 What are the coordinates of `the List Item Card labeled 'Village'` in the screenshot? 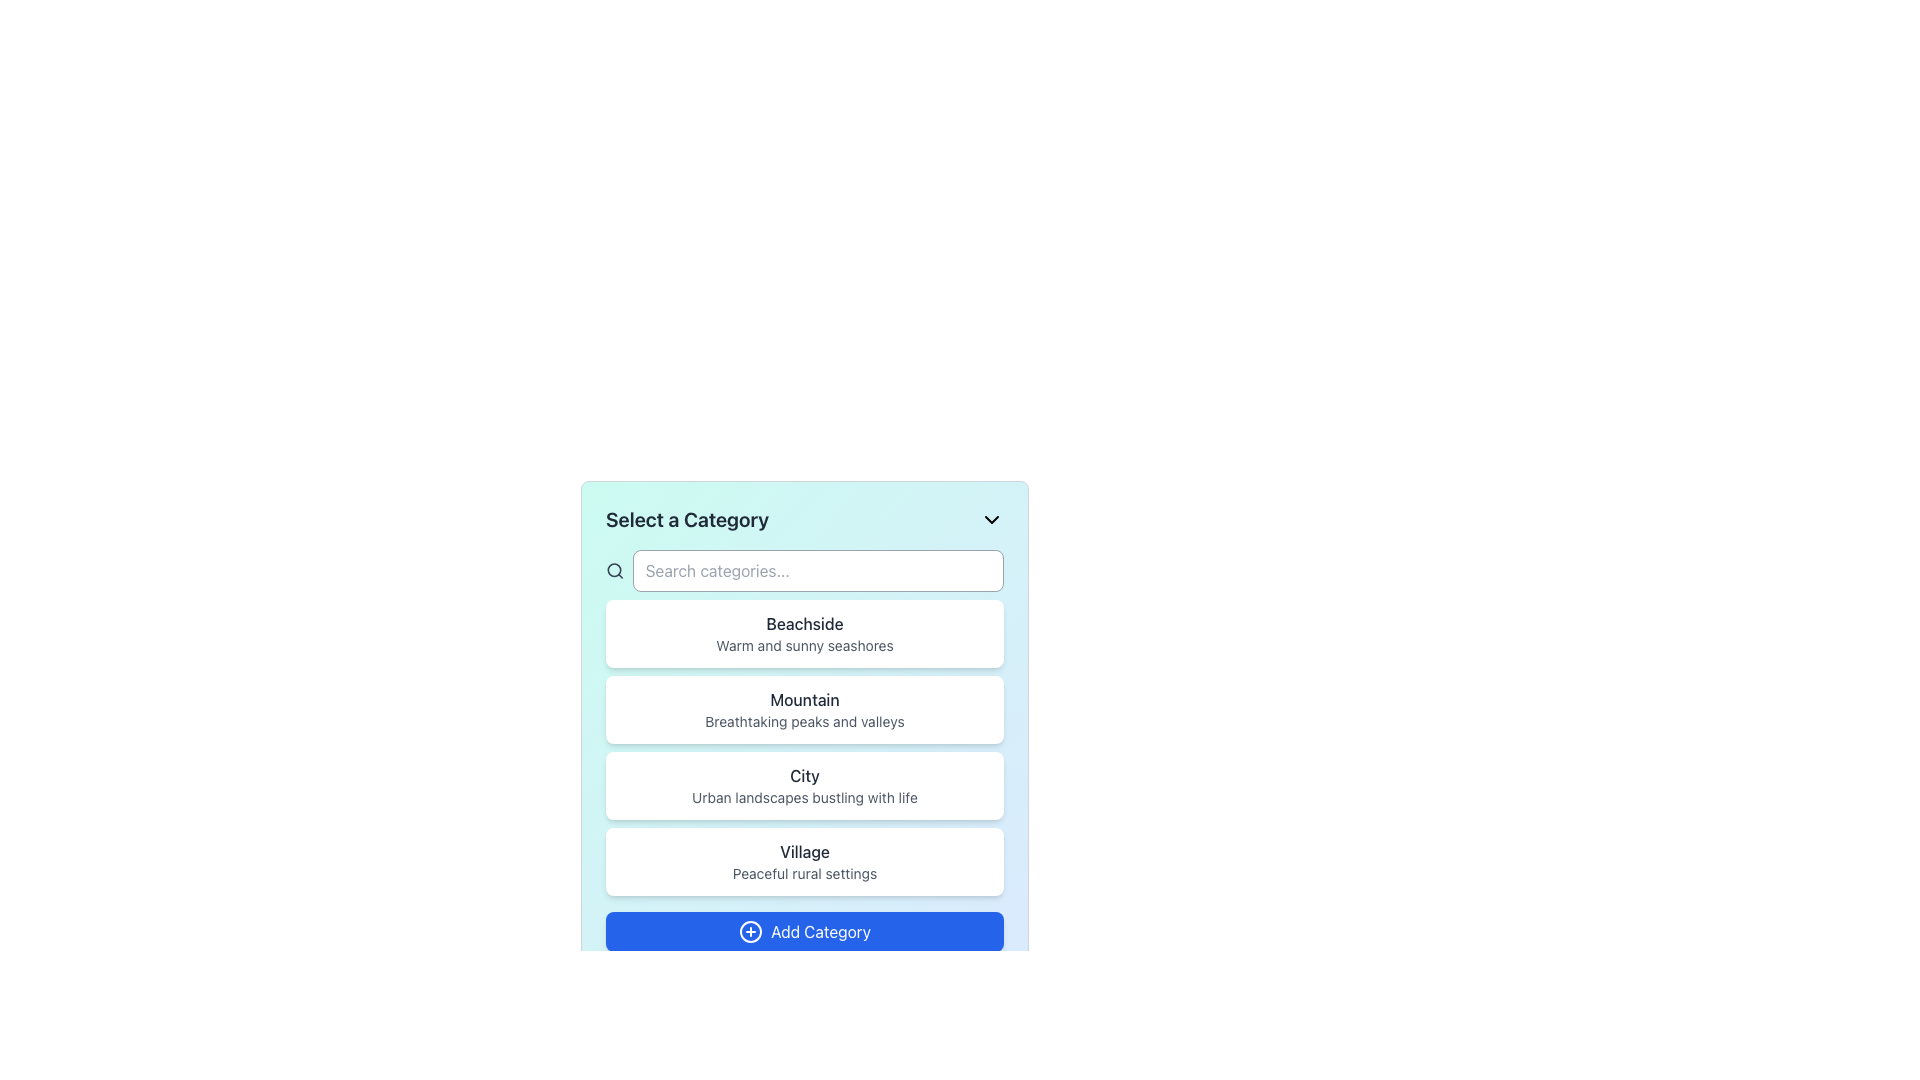 It's located at (805, 860).